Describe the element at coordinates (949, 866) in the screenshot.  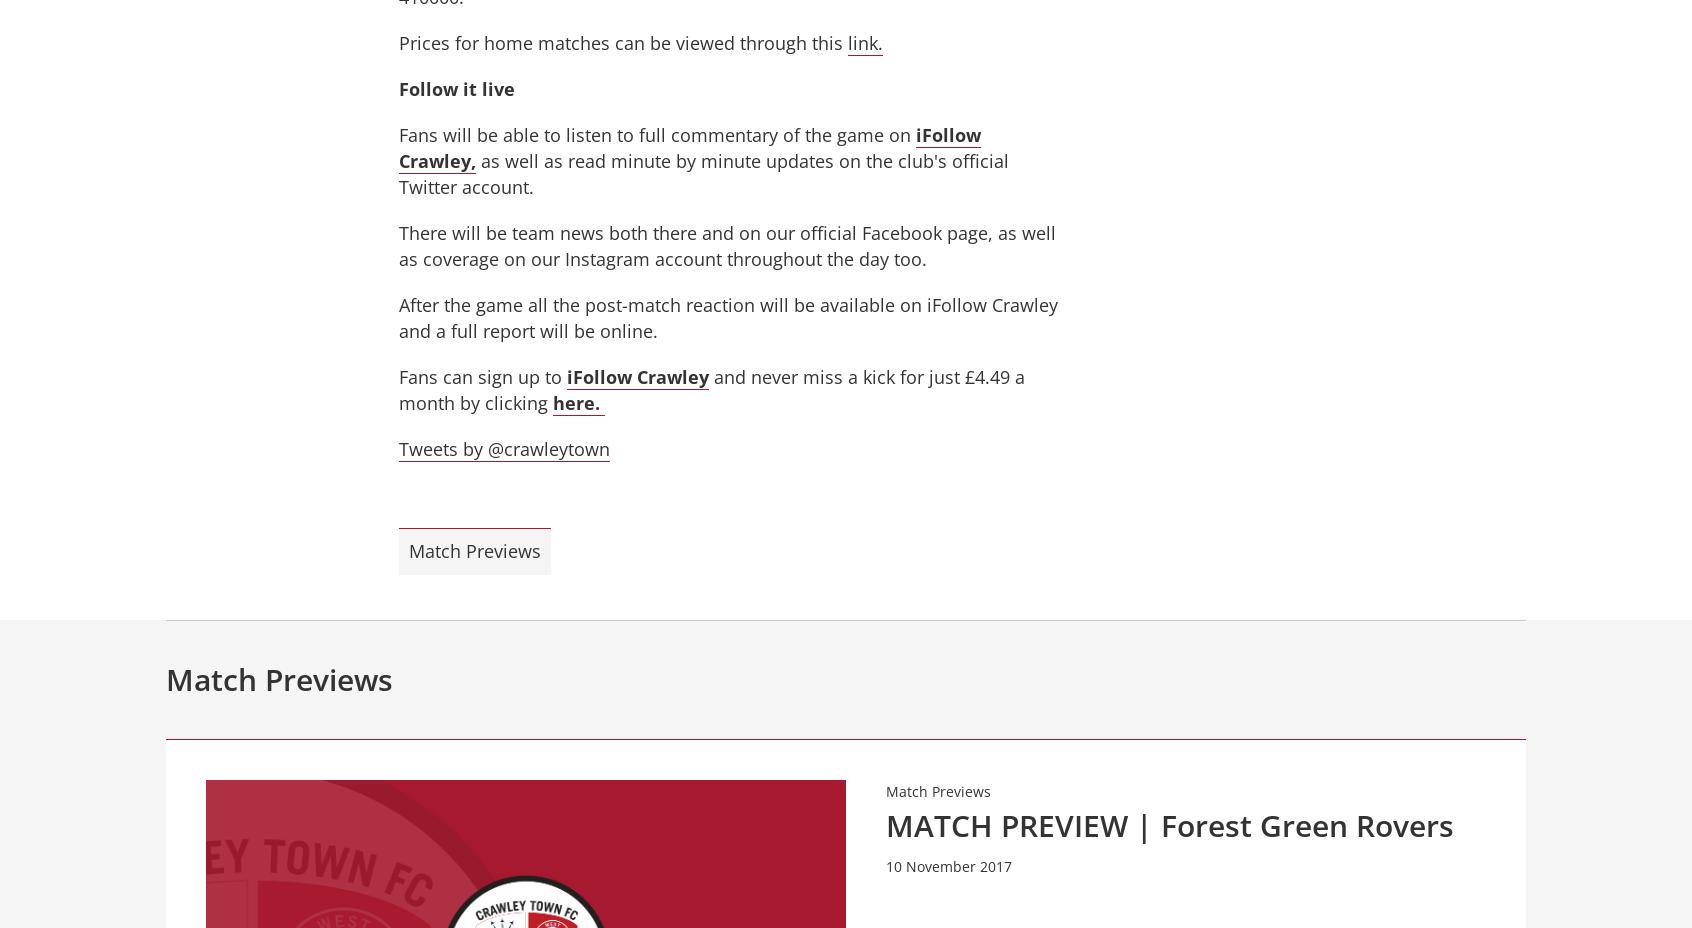
I see `'10 November 2017'` at that location.